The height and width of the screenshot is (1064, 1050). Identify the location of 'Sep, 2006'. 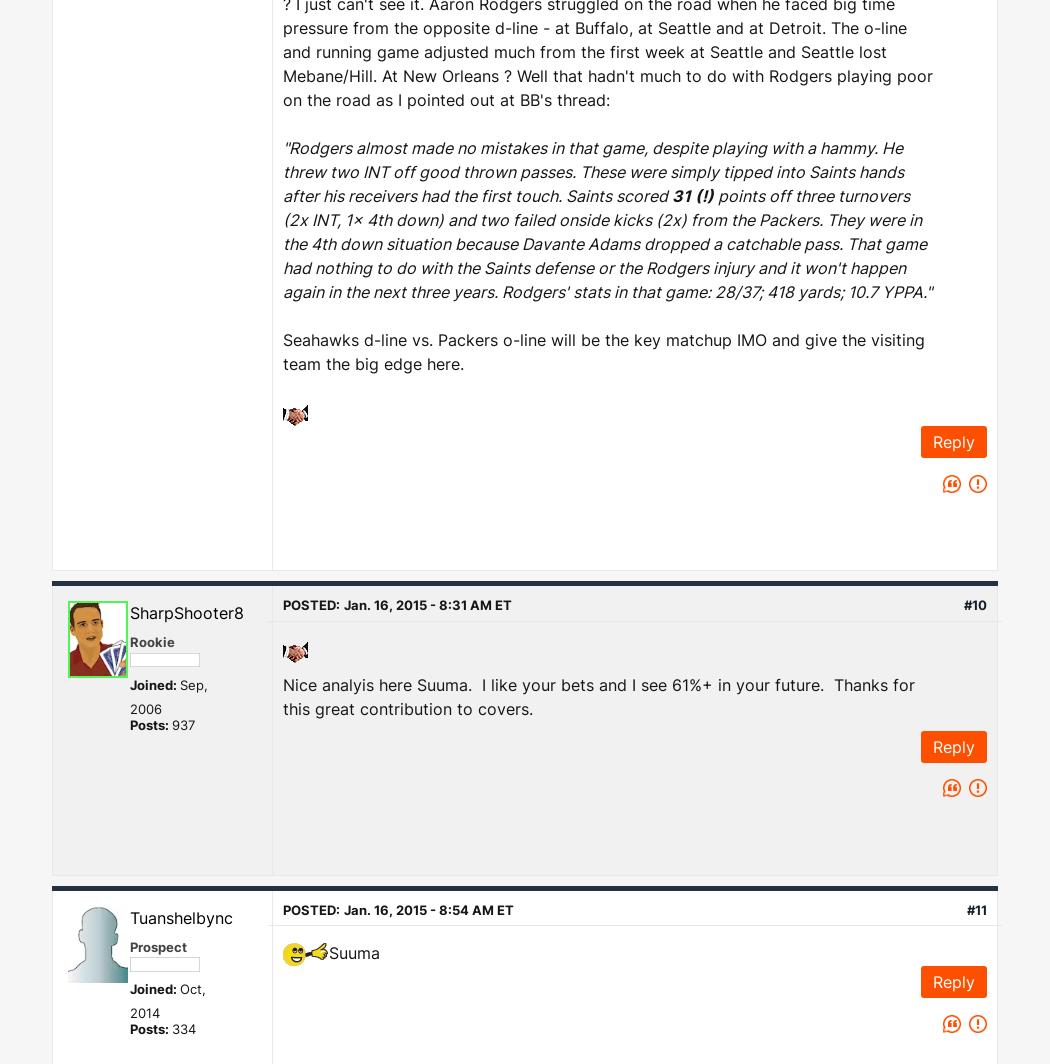
(169, 695).